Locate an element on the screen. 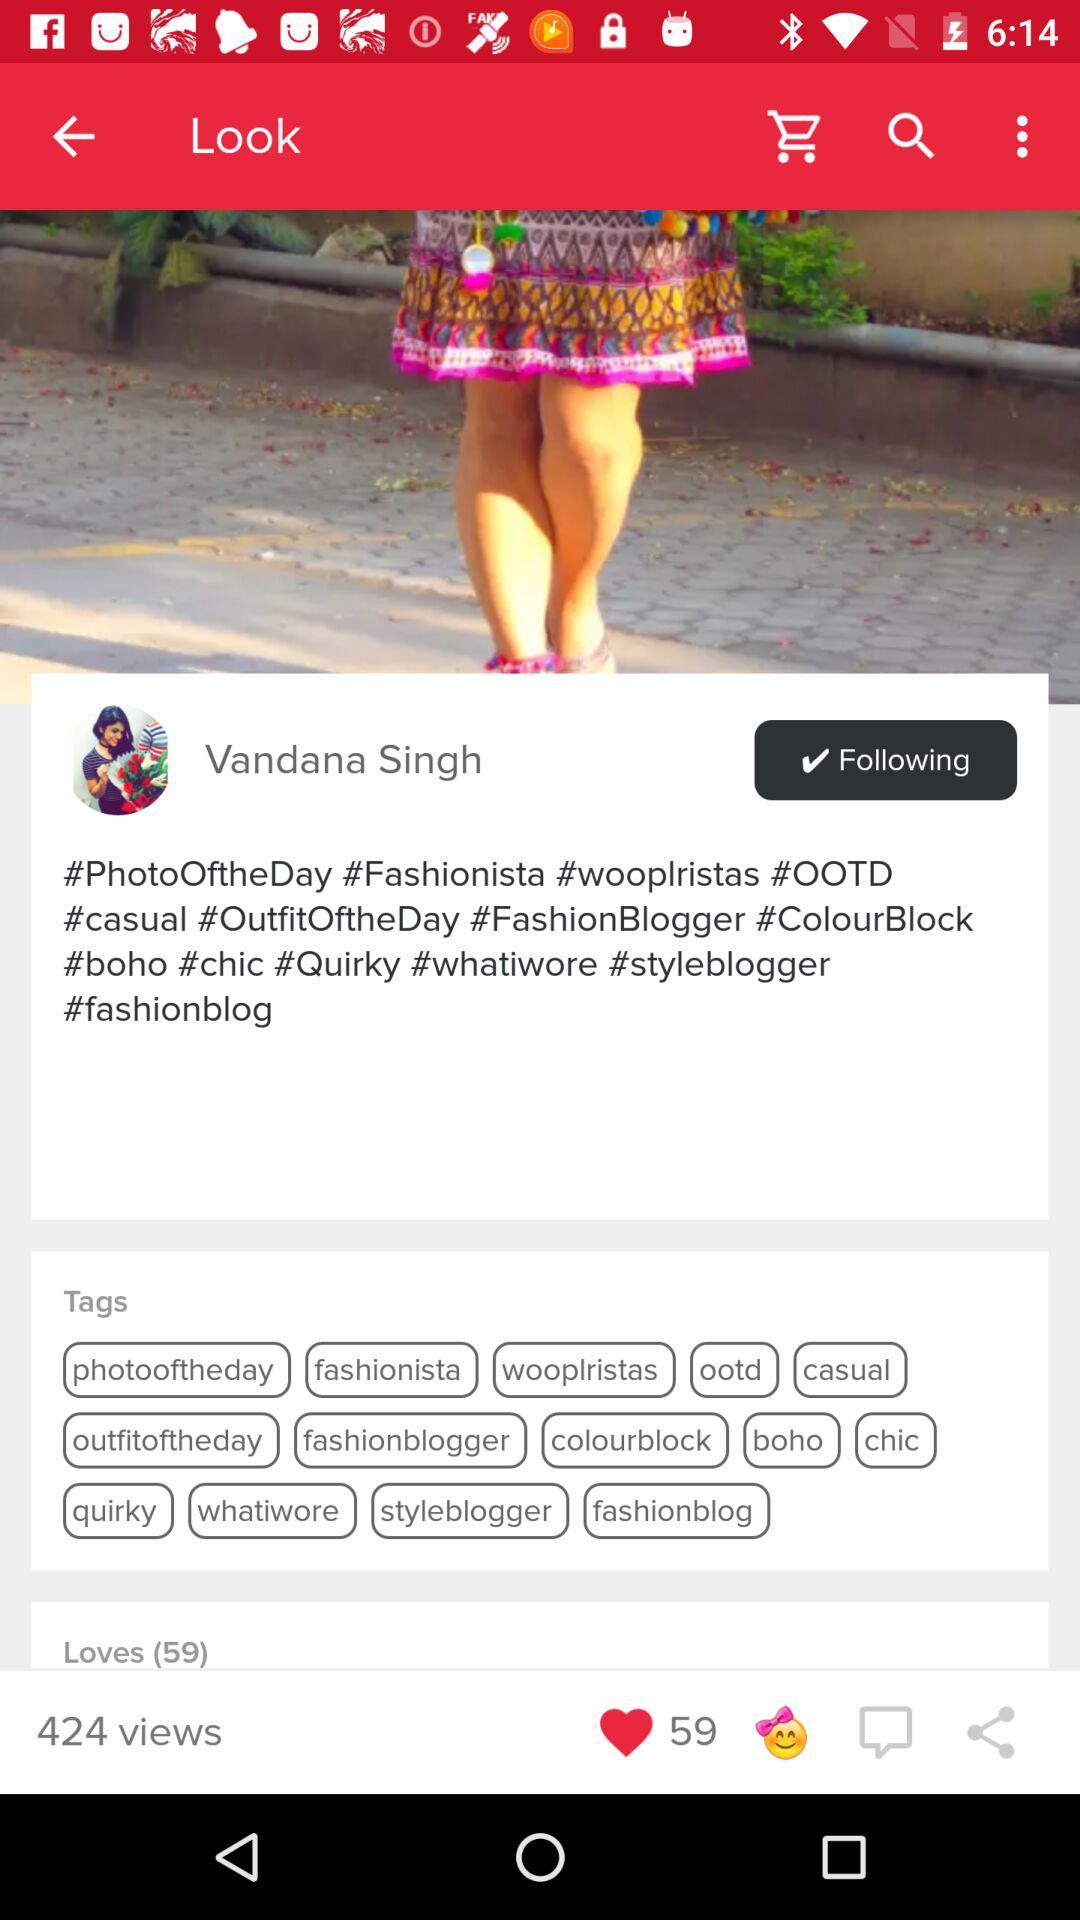 Image resolution: width=1080 pixels, height=1920 pixels. item to the right of 59 is located at coordinates (779, 1731).